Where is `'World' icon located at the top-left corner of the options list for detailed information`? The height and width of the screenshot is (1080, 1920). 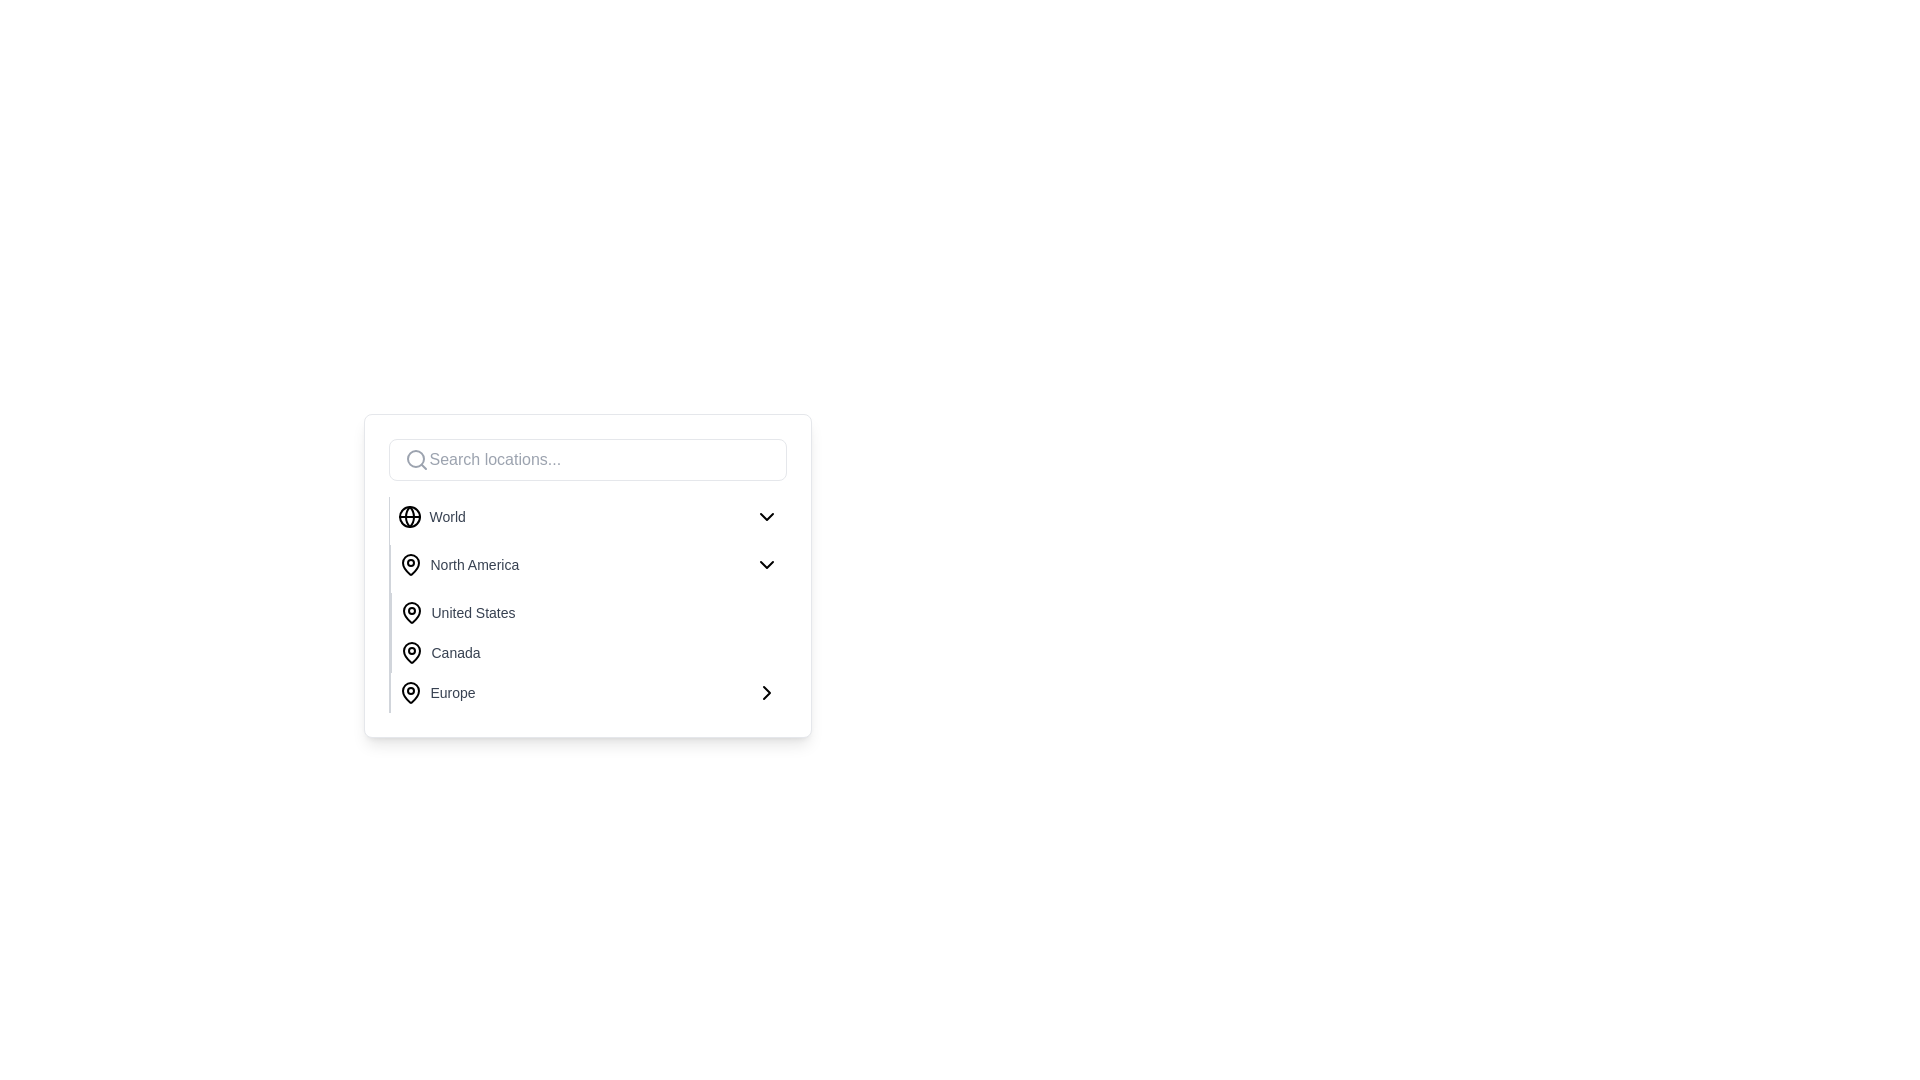 'World' icon located at the top-left corner of the options list for detailed information is located at coordinates (408, 515).